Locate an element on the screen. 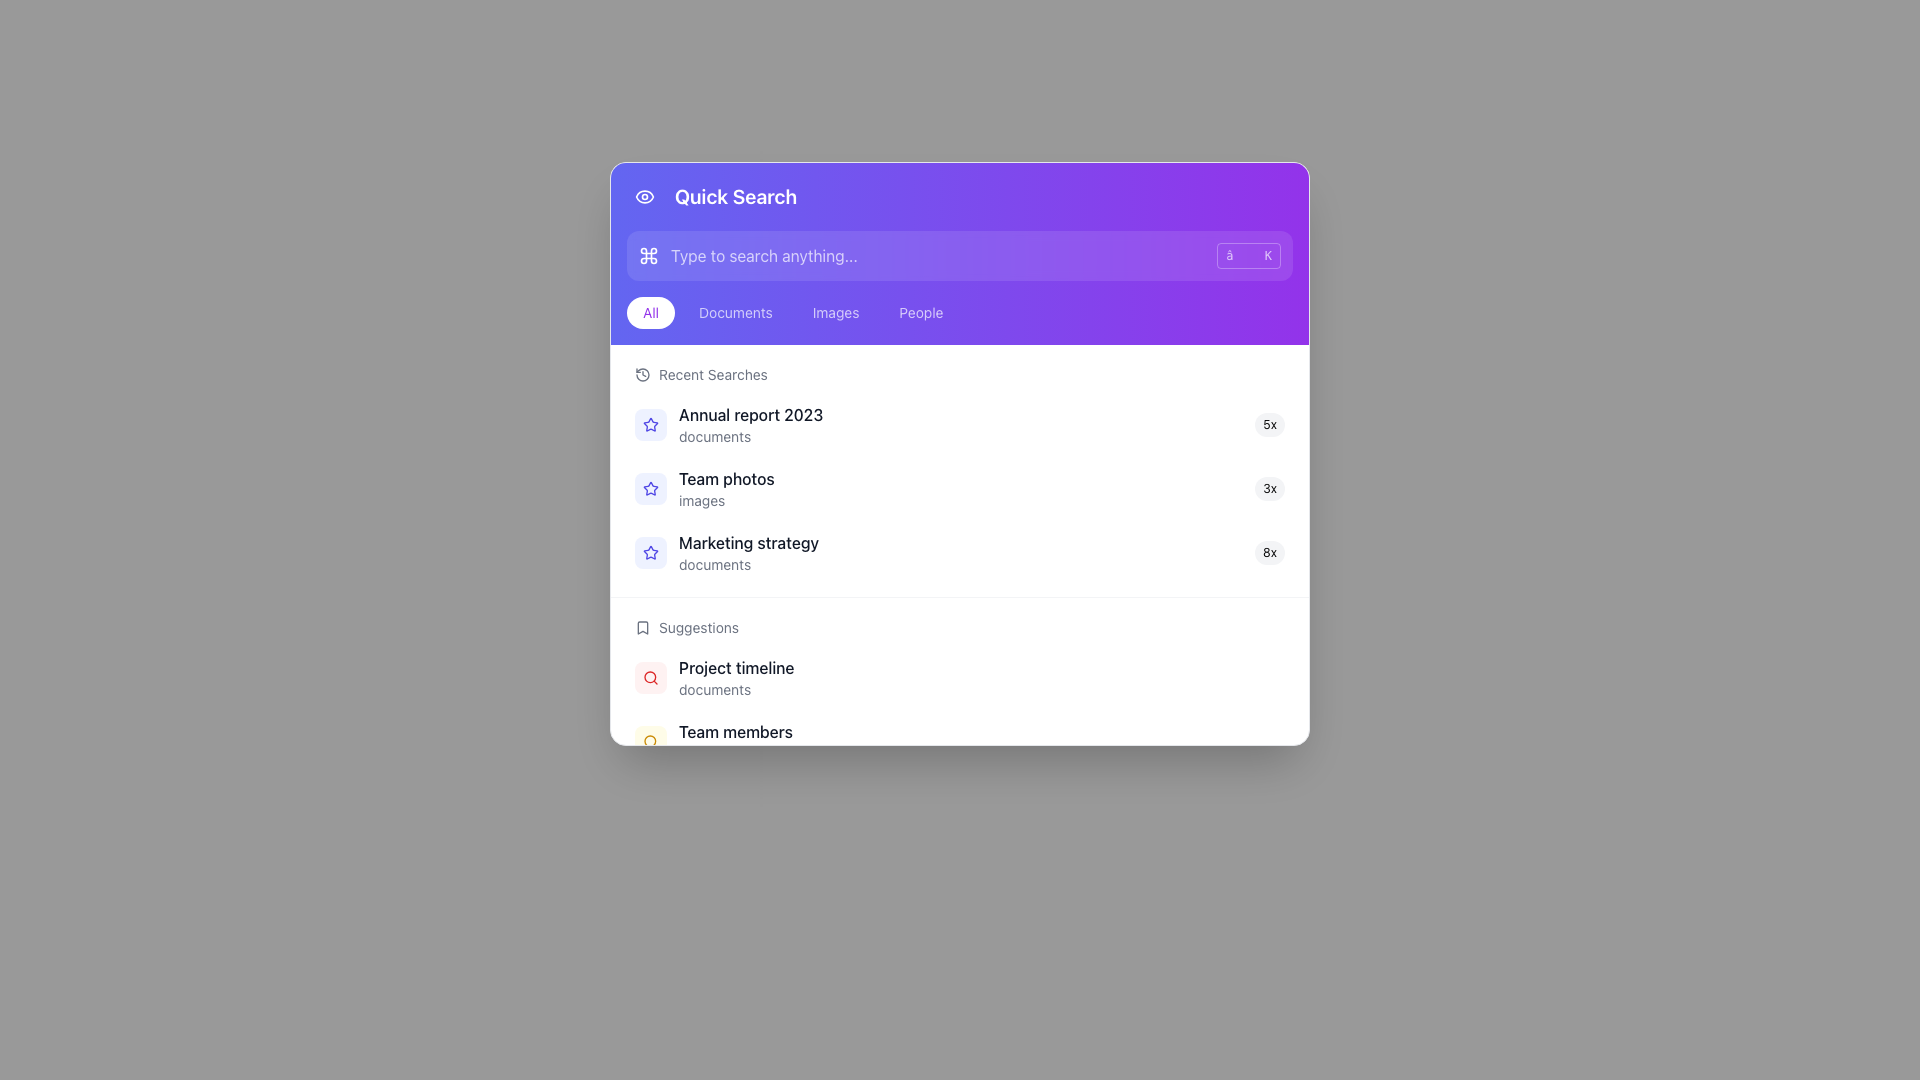  the 'Documents' button, which is the second button in a group of four is located at coordinates (734, 312).